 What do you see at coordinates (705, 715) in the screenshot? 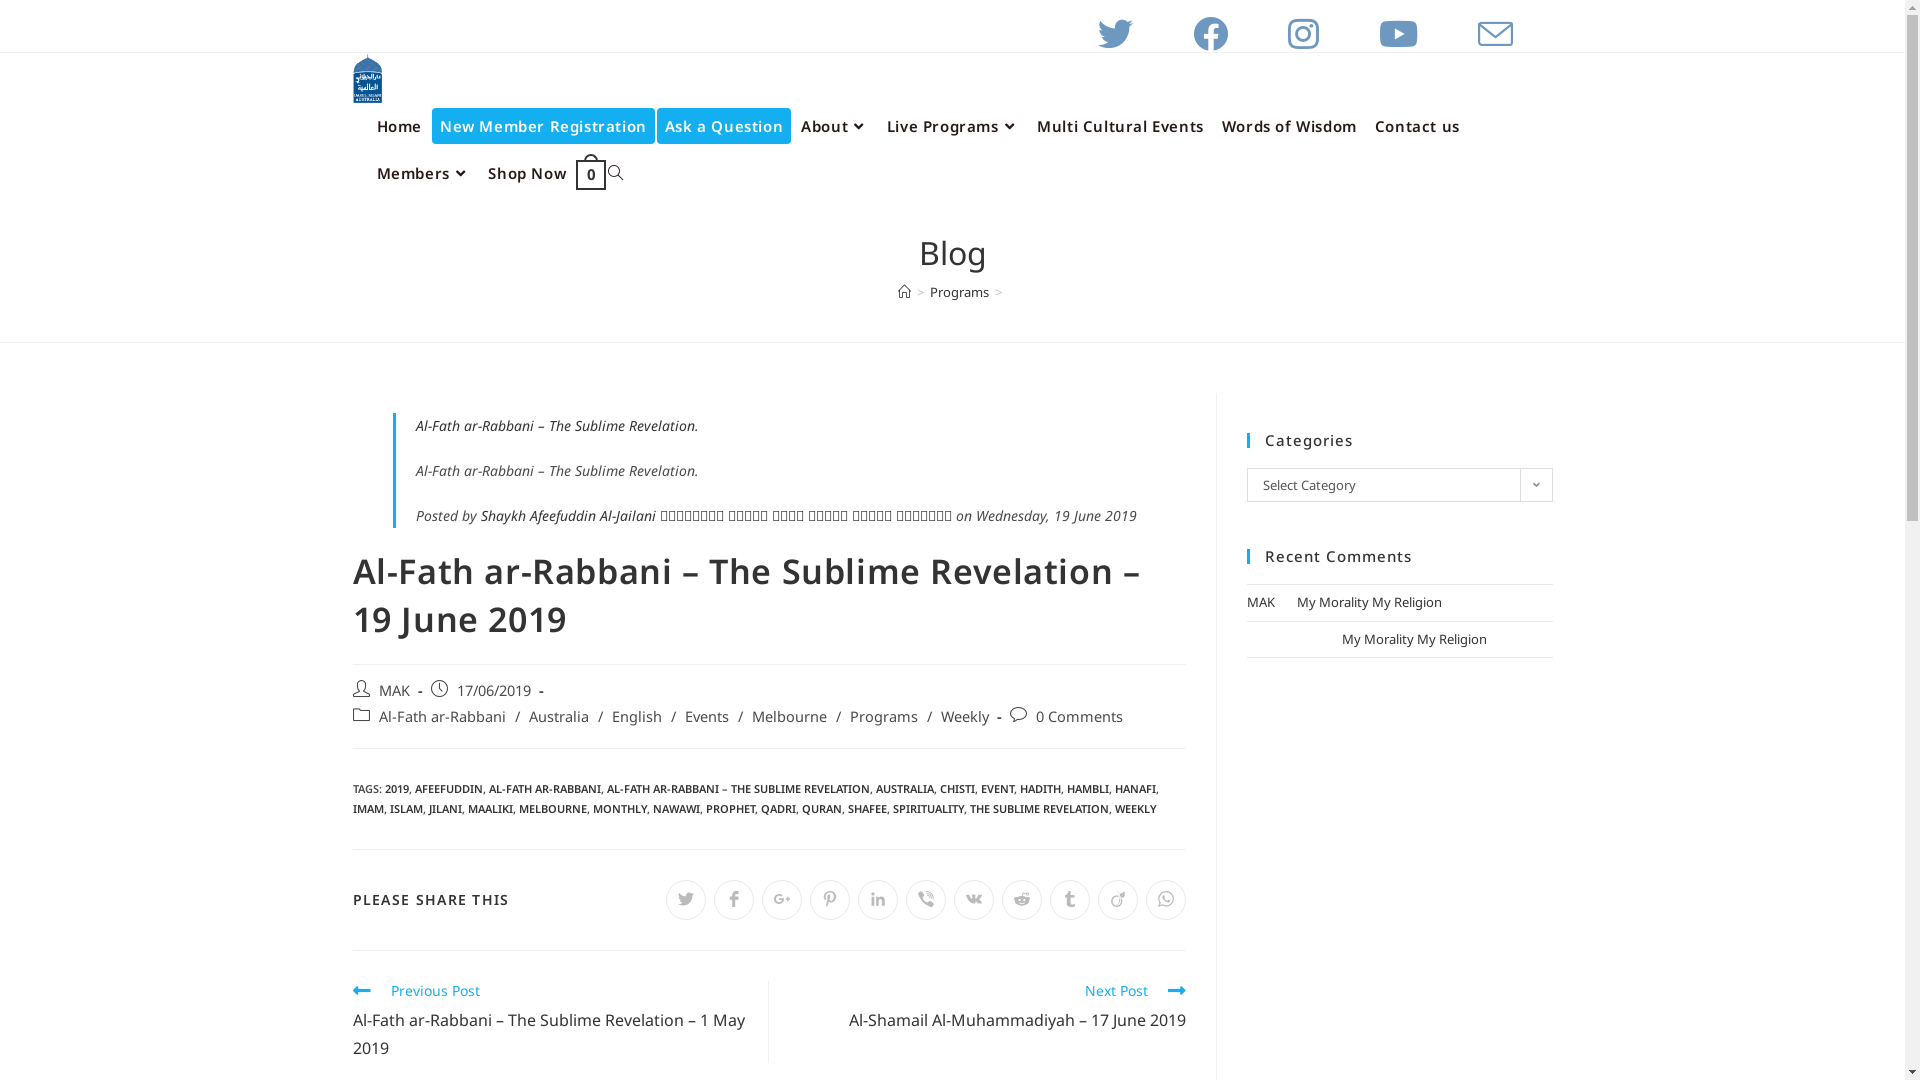
I see `'Events'` at bounding box center [705, 715].